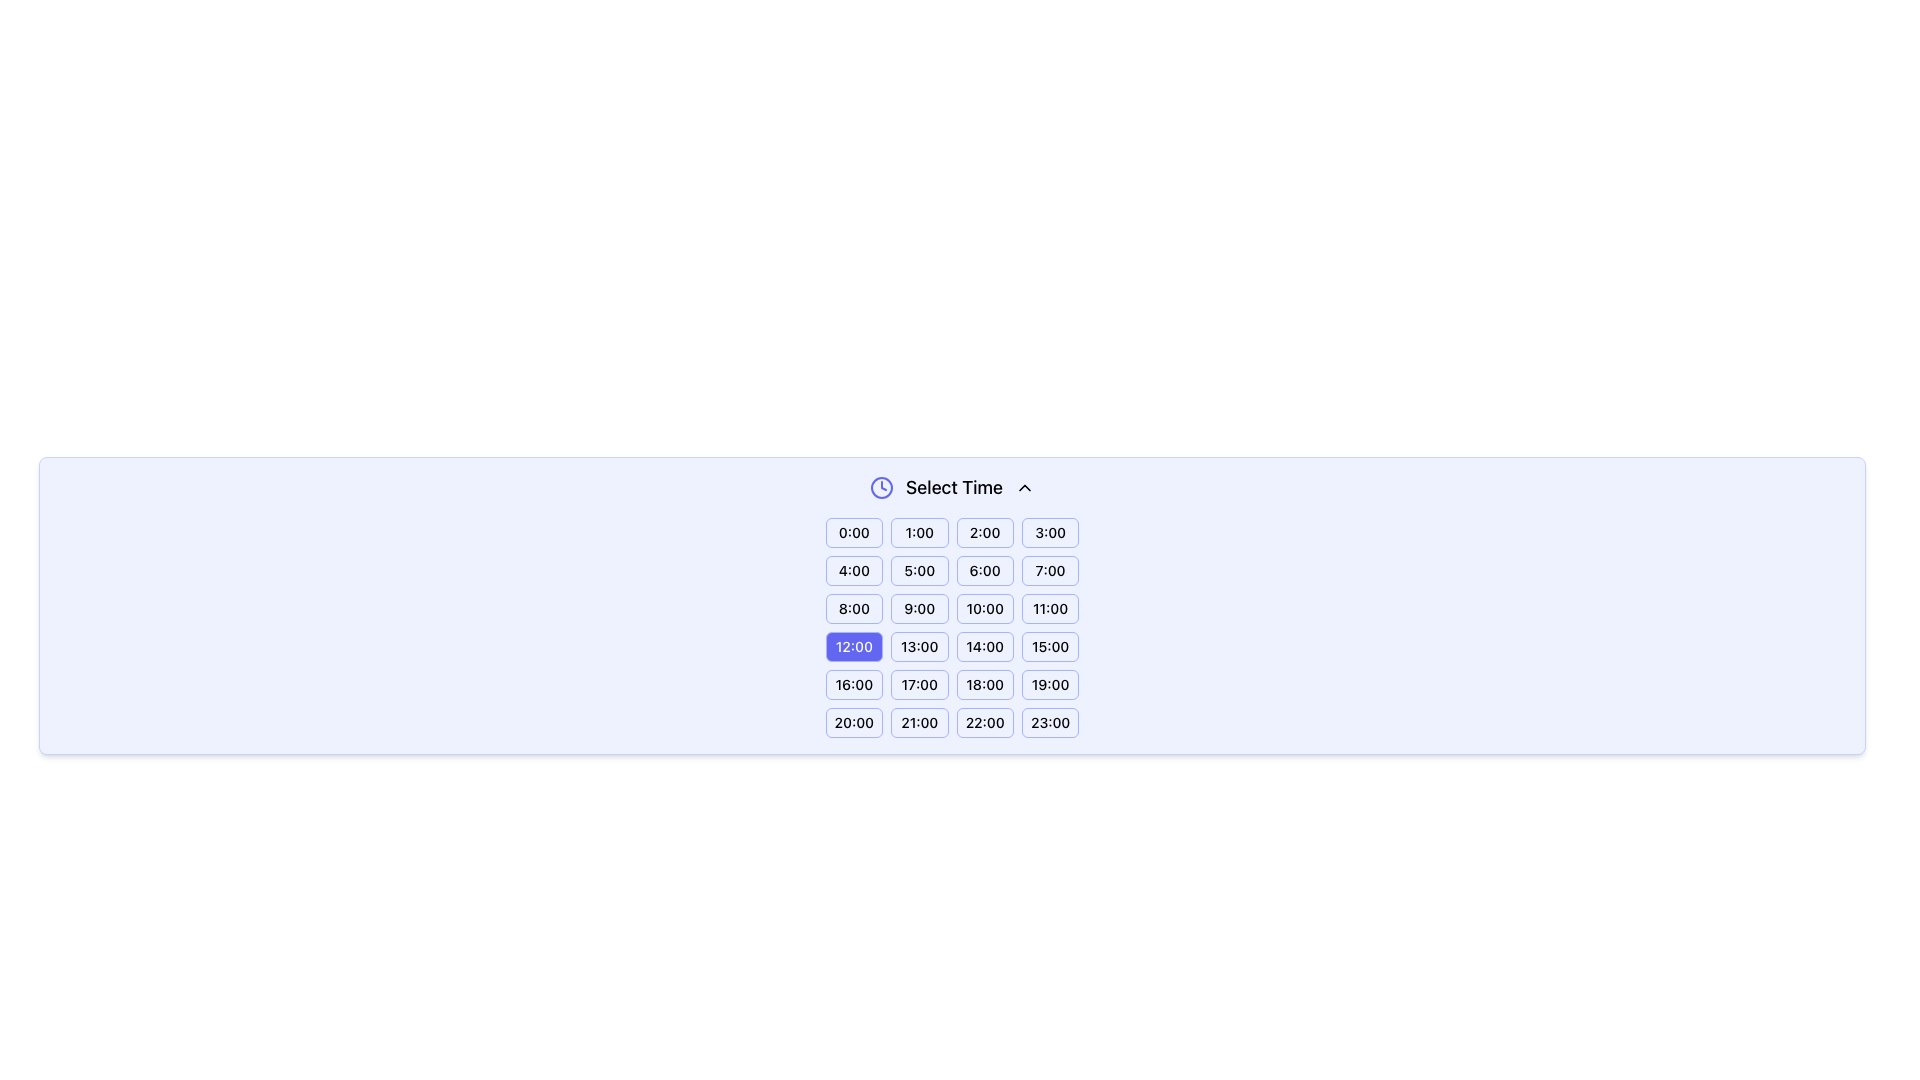 This screenshot has height=1080, width=1920. Describe the element at coordinates (1049, 647) in the screenshot. I see `the button labeled '15:00', which is the sixteenth button in a grid layout of 24 buttons, located in the fourth column of the fourth row, to trigger hover effects` at that location.